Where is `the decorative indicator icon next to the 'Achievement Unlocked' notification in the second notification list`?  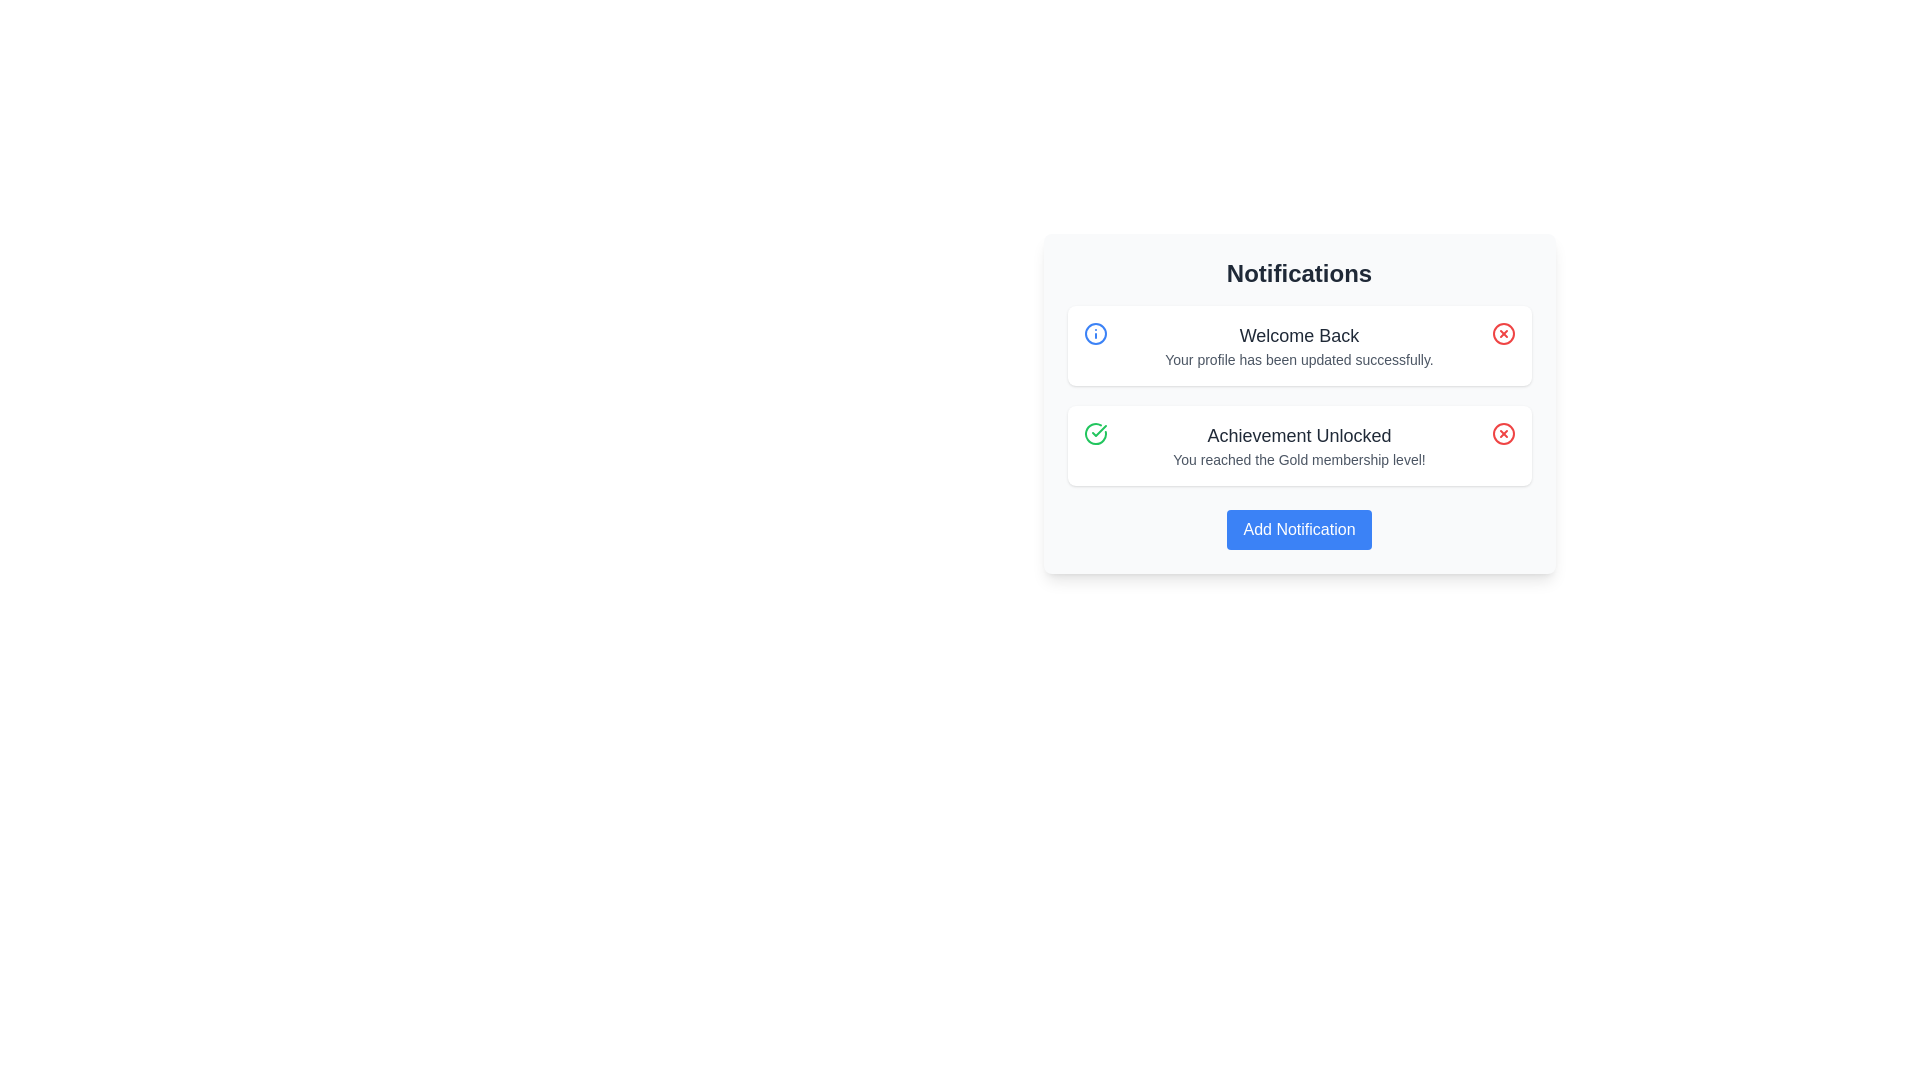
the decorative indicator icon next to the 'Achievement Unlocked' notification in the second notification list is located at coordinates (1098, 430).